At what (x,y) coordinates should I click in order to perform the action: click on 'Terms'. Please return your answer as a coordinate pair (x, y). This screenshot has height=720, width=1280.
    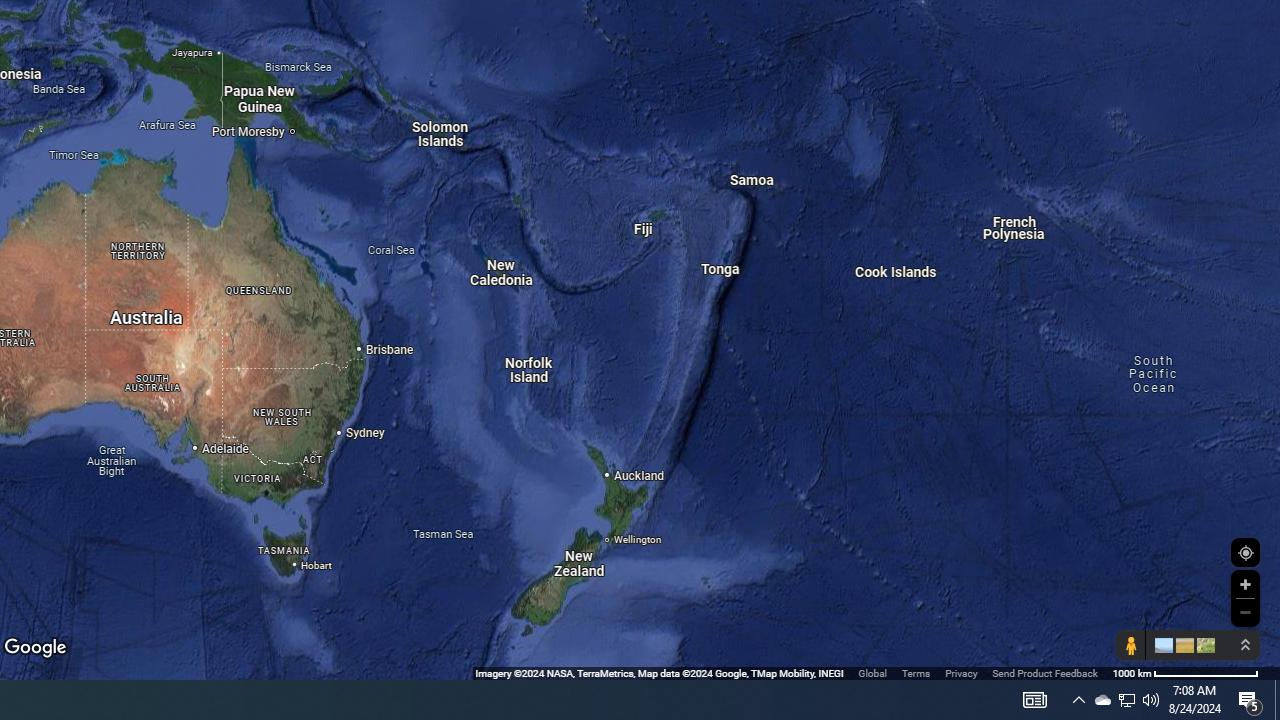
    Looking at the image, I should click on (915, 673).